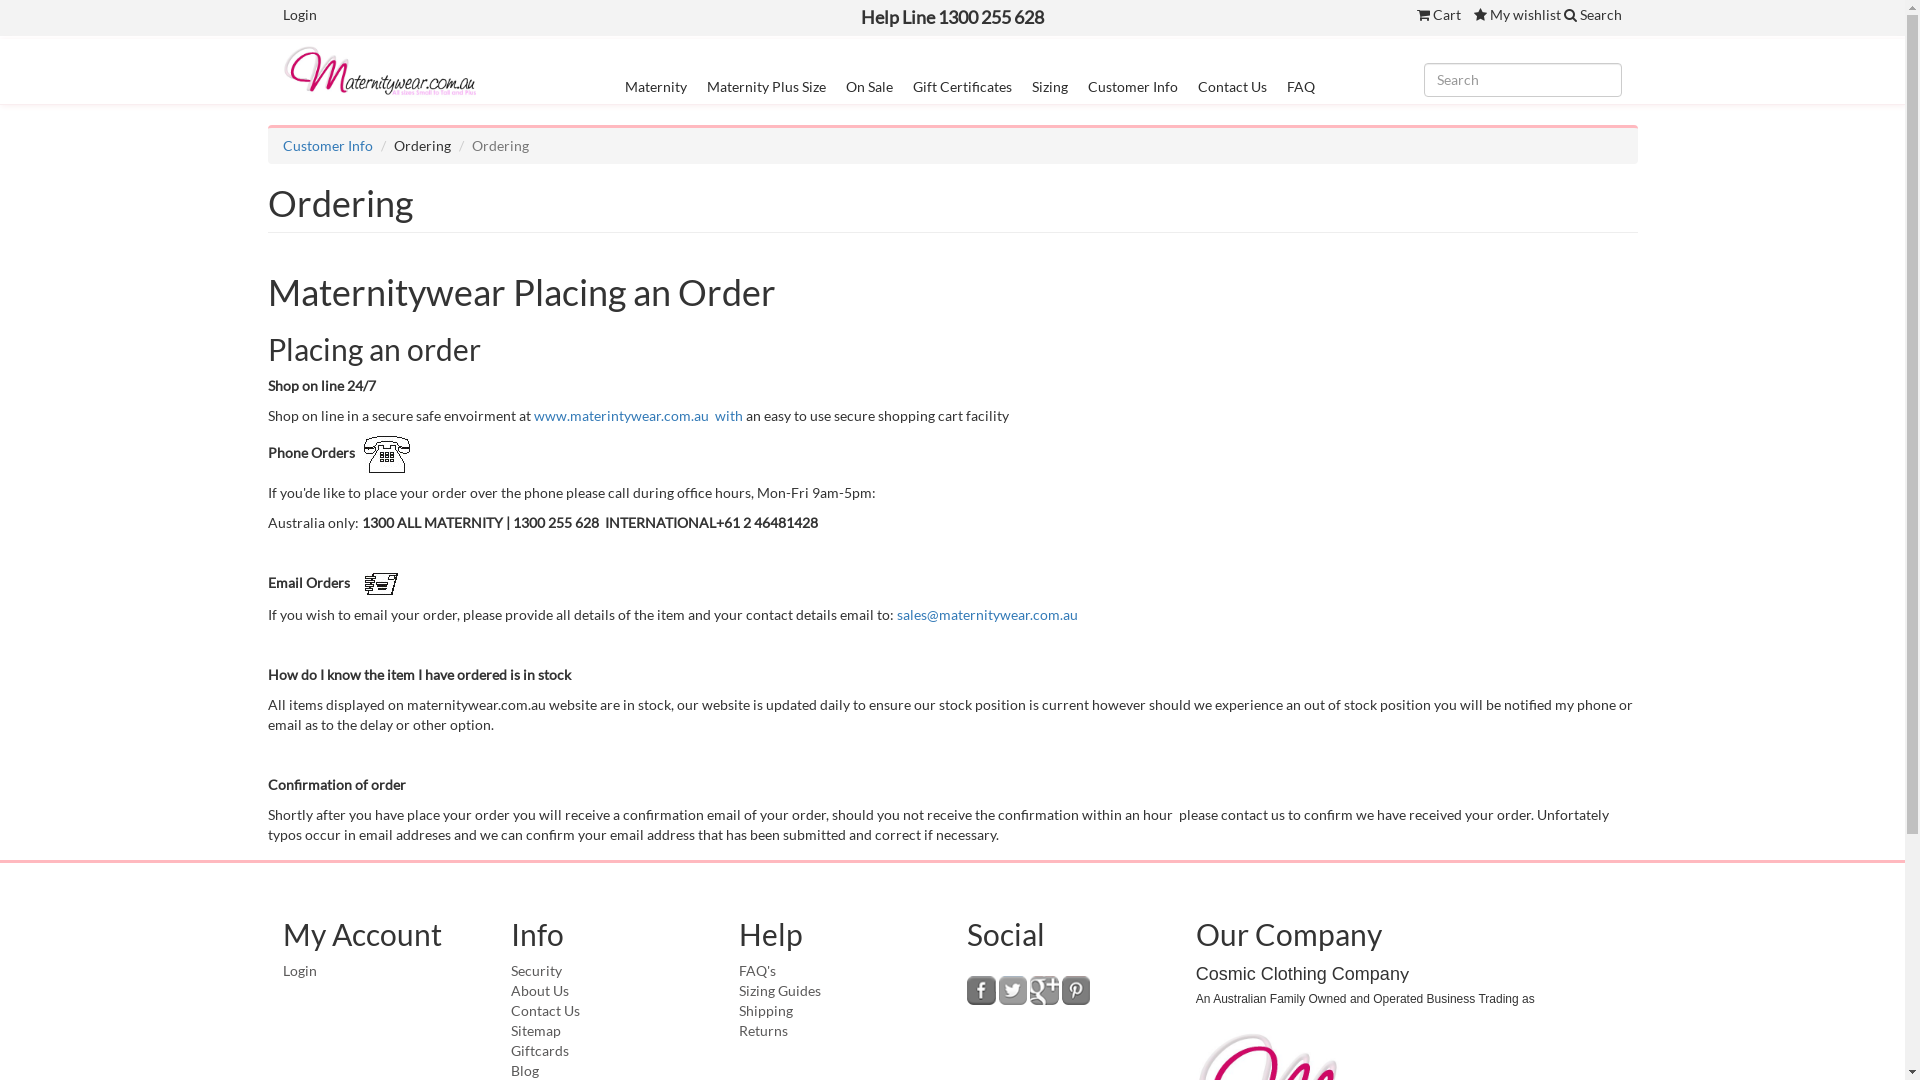 The height and width of the screenshot is (1080, 1920). What do you see at coordinates (656, 85) in the screenshot?
I see `'Maternity'` at bounding box center [656, 85].